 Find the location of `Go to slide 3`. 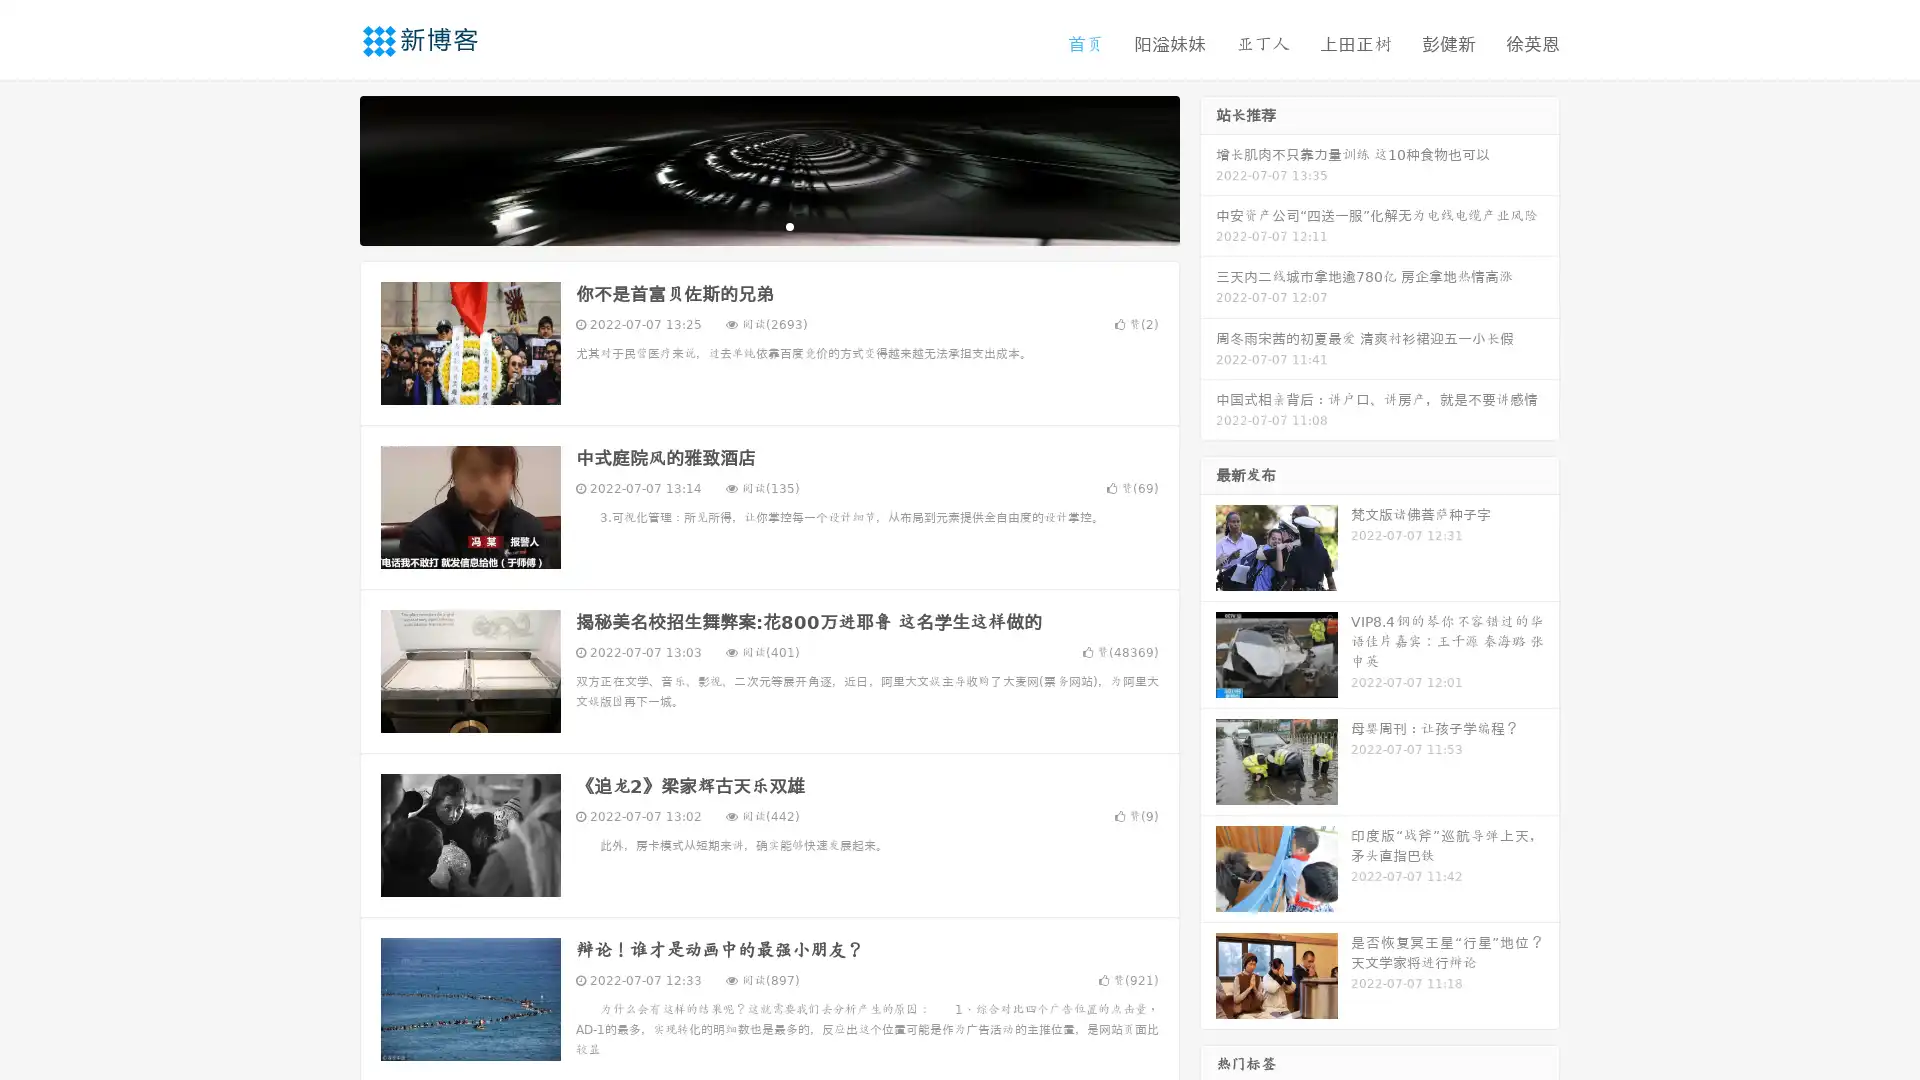

Go to slide 3 is located at coordinates (789, 225).